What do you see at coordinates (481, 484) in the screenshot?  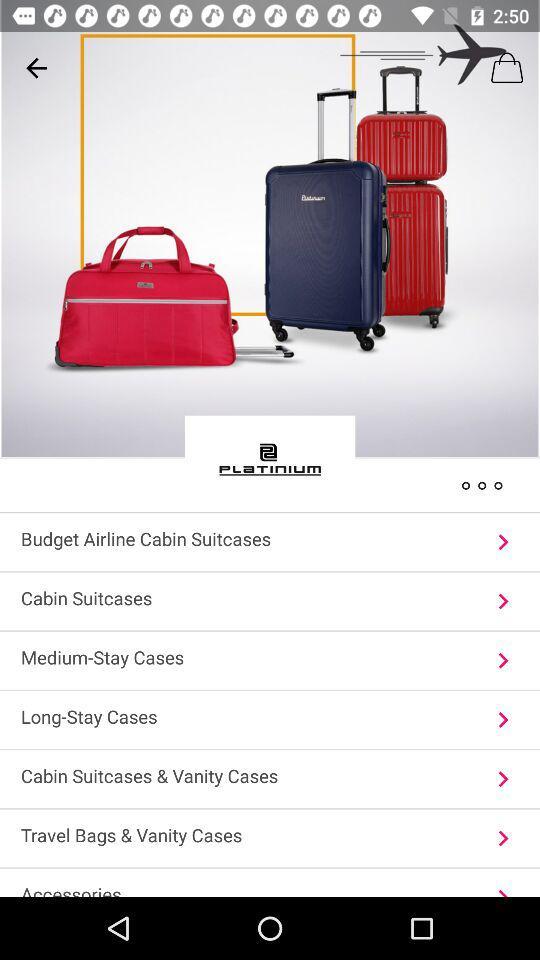 I see `3 horizontal dots` at bounding box center [481, 484].